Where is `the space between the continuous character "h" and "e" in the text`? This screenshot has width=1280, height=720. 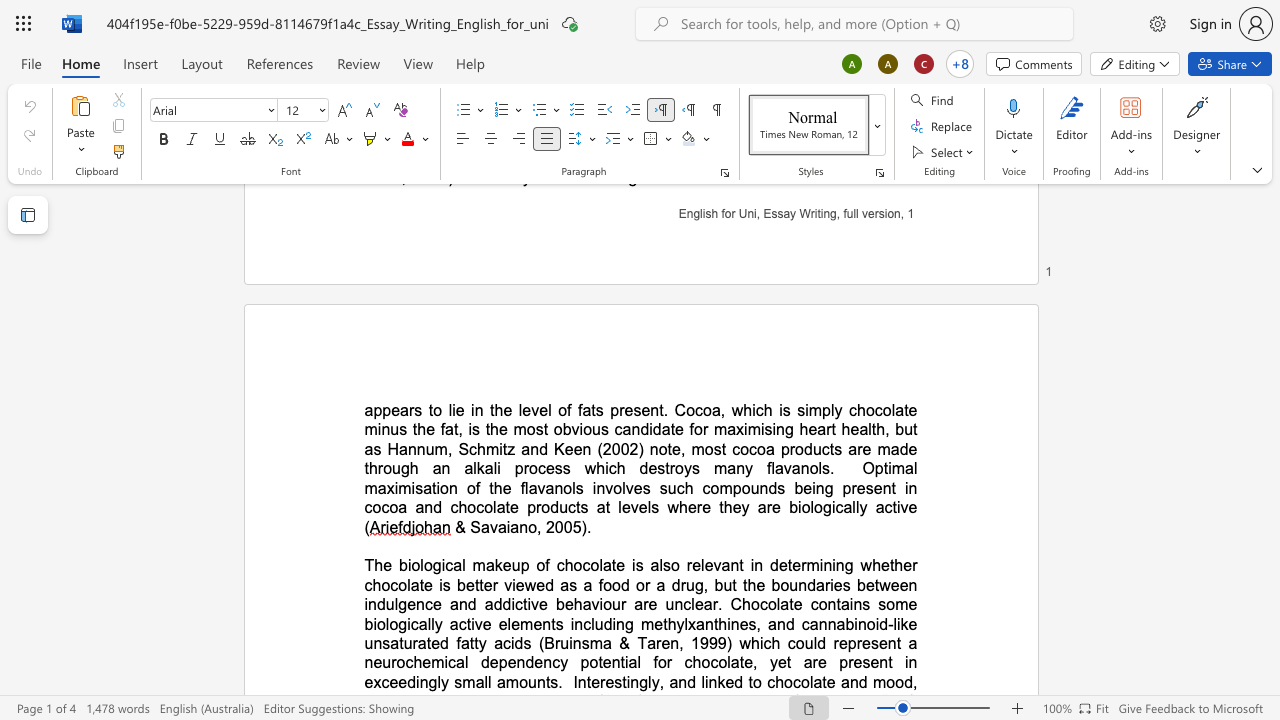 the space between the continuous character "h" and "e" in the text is located at coordinates (383, 565).